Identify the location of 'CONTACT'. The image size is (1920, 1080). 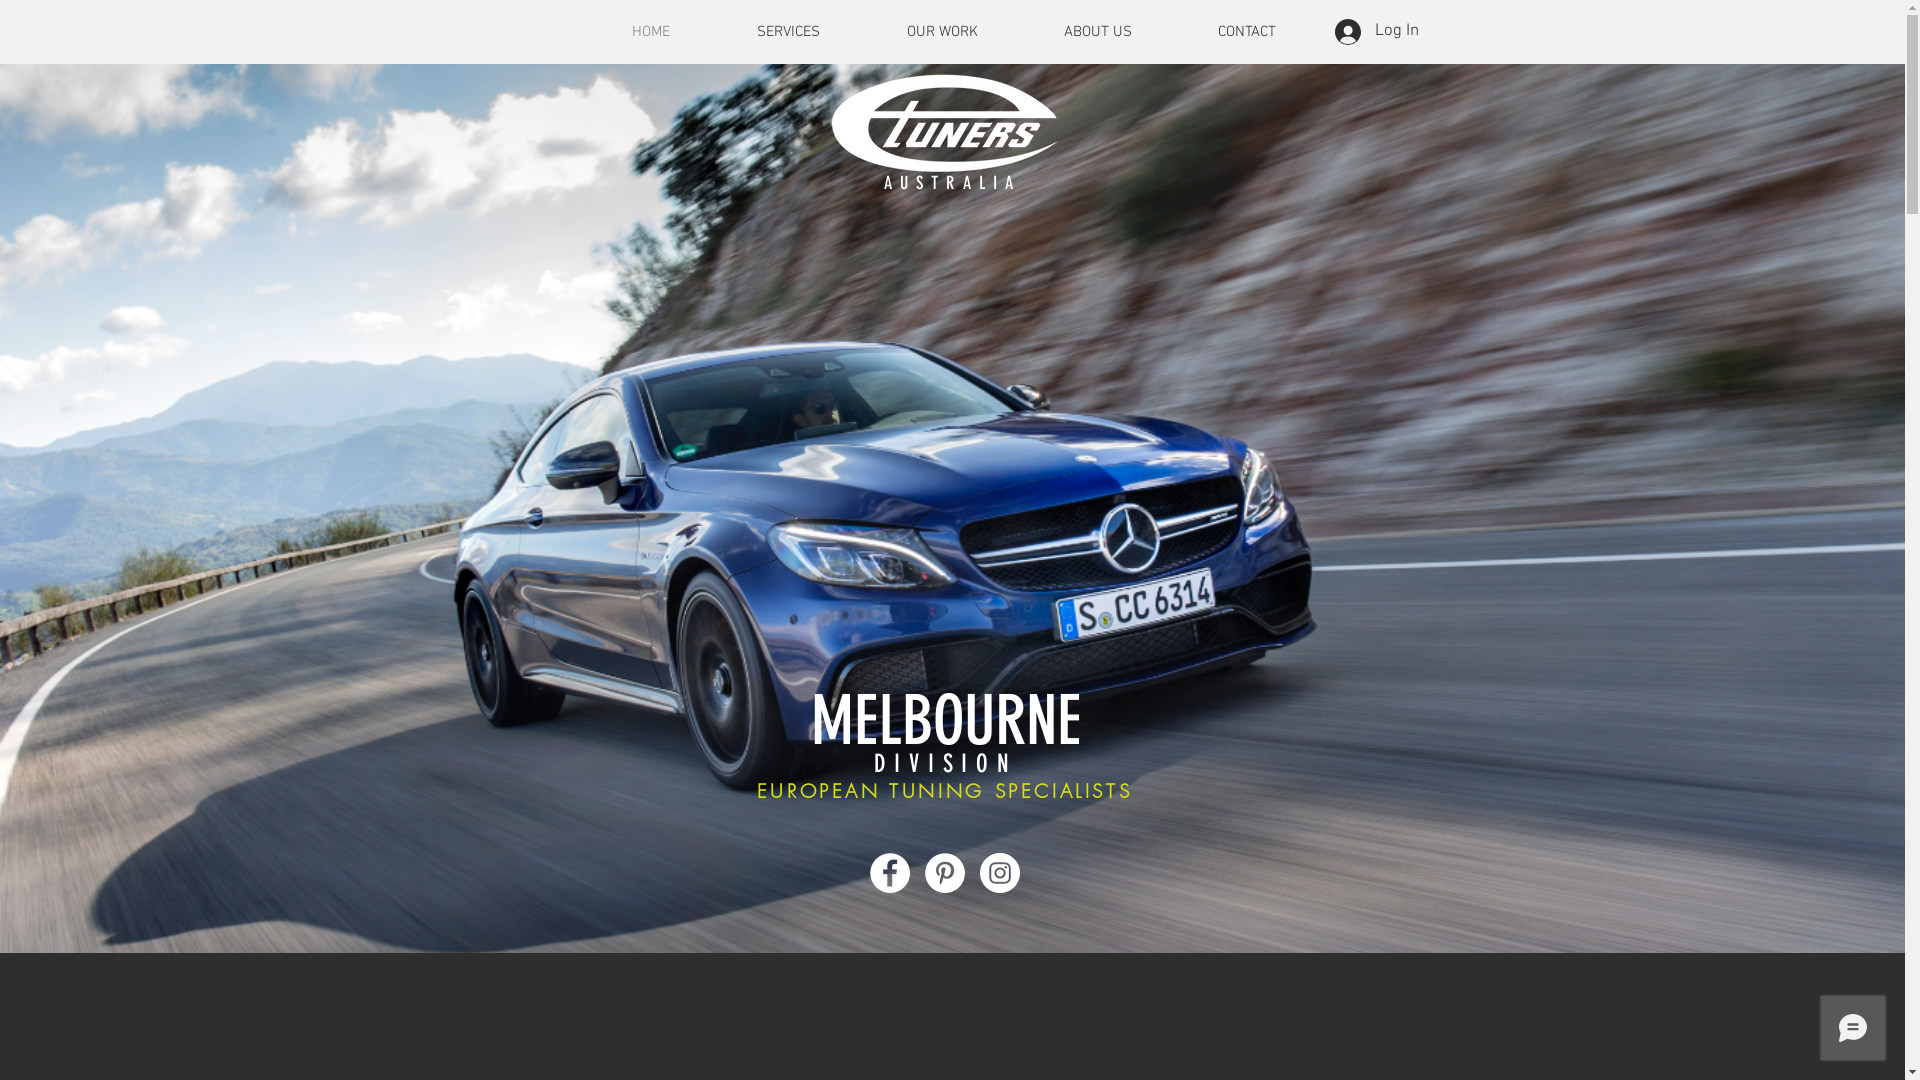
(1245, 31).